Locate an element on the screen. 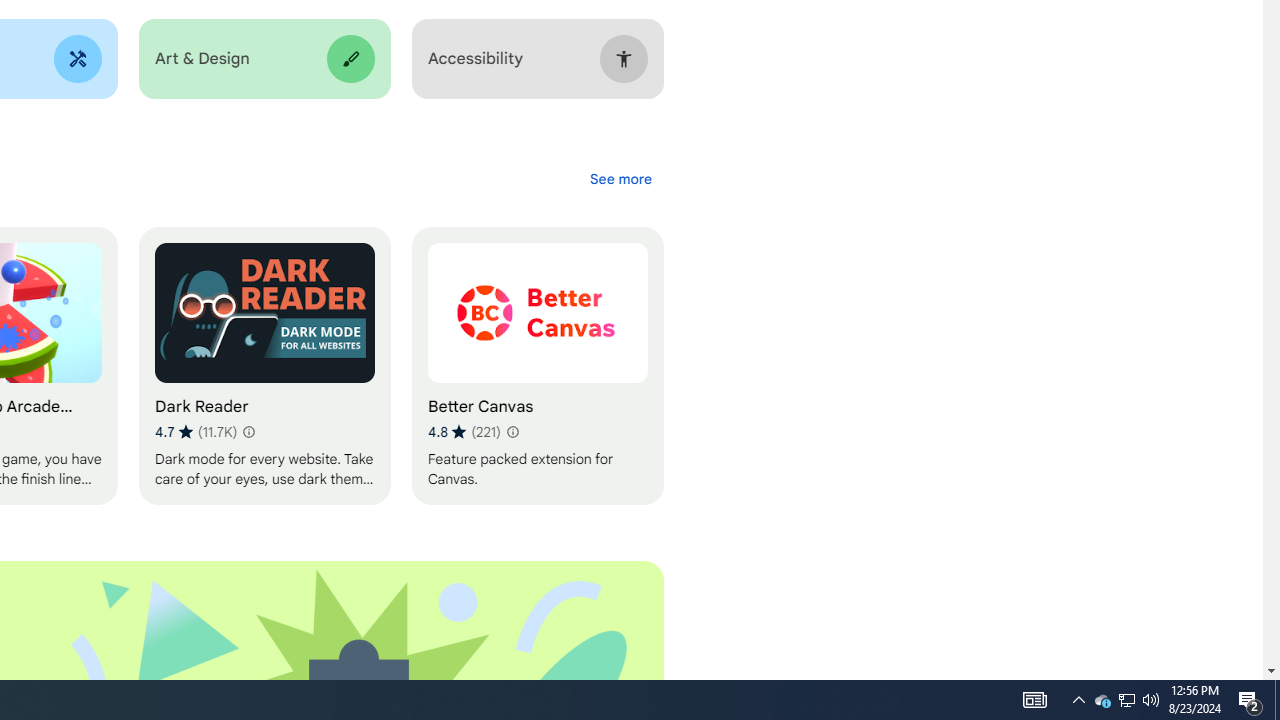 Image resolution: width=1280 pixels, height=720 pixels. 'Better Canvas' is located at coordinates (537, 366).